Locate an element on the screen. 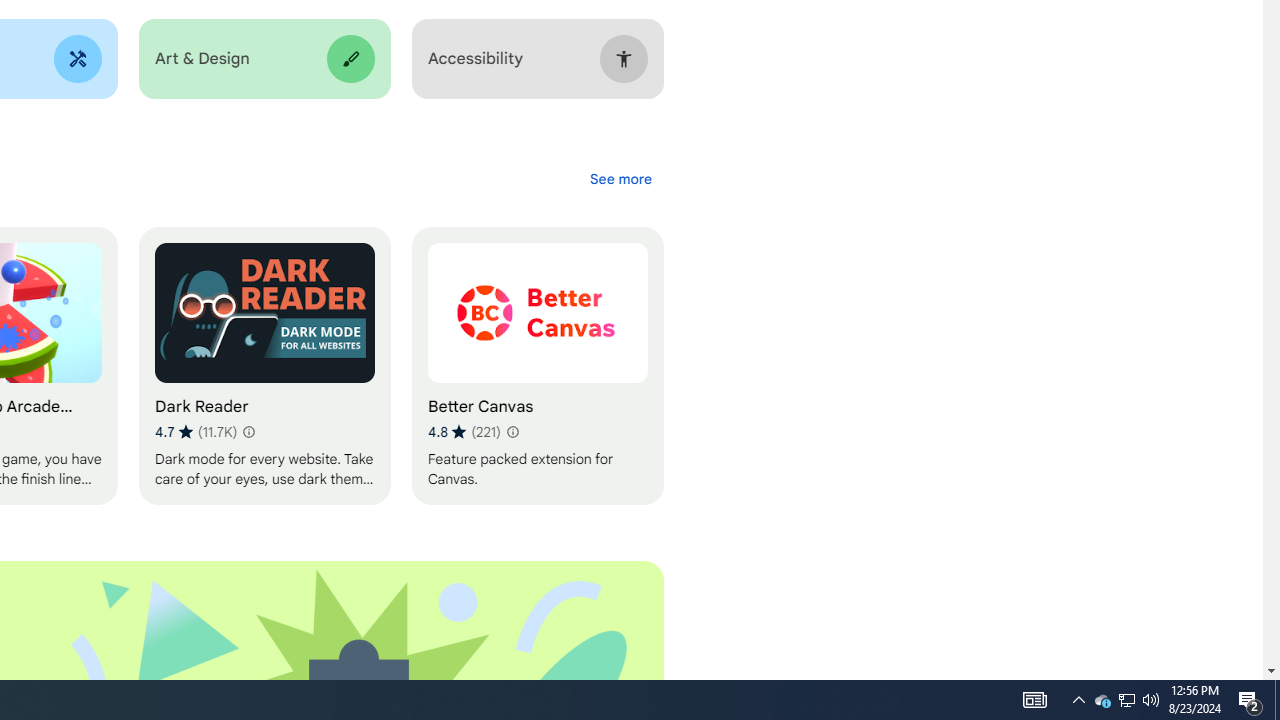 Image resolution: width=1280 pixels, height=720 pixels. 'Better Canvas' is located at coordinates (537, 366).